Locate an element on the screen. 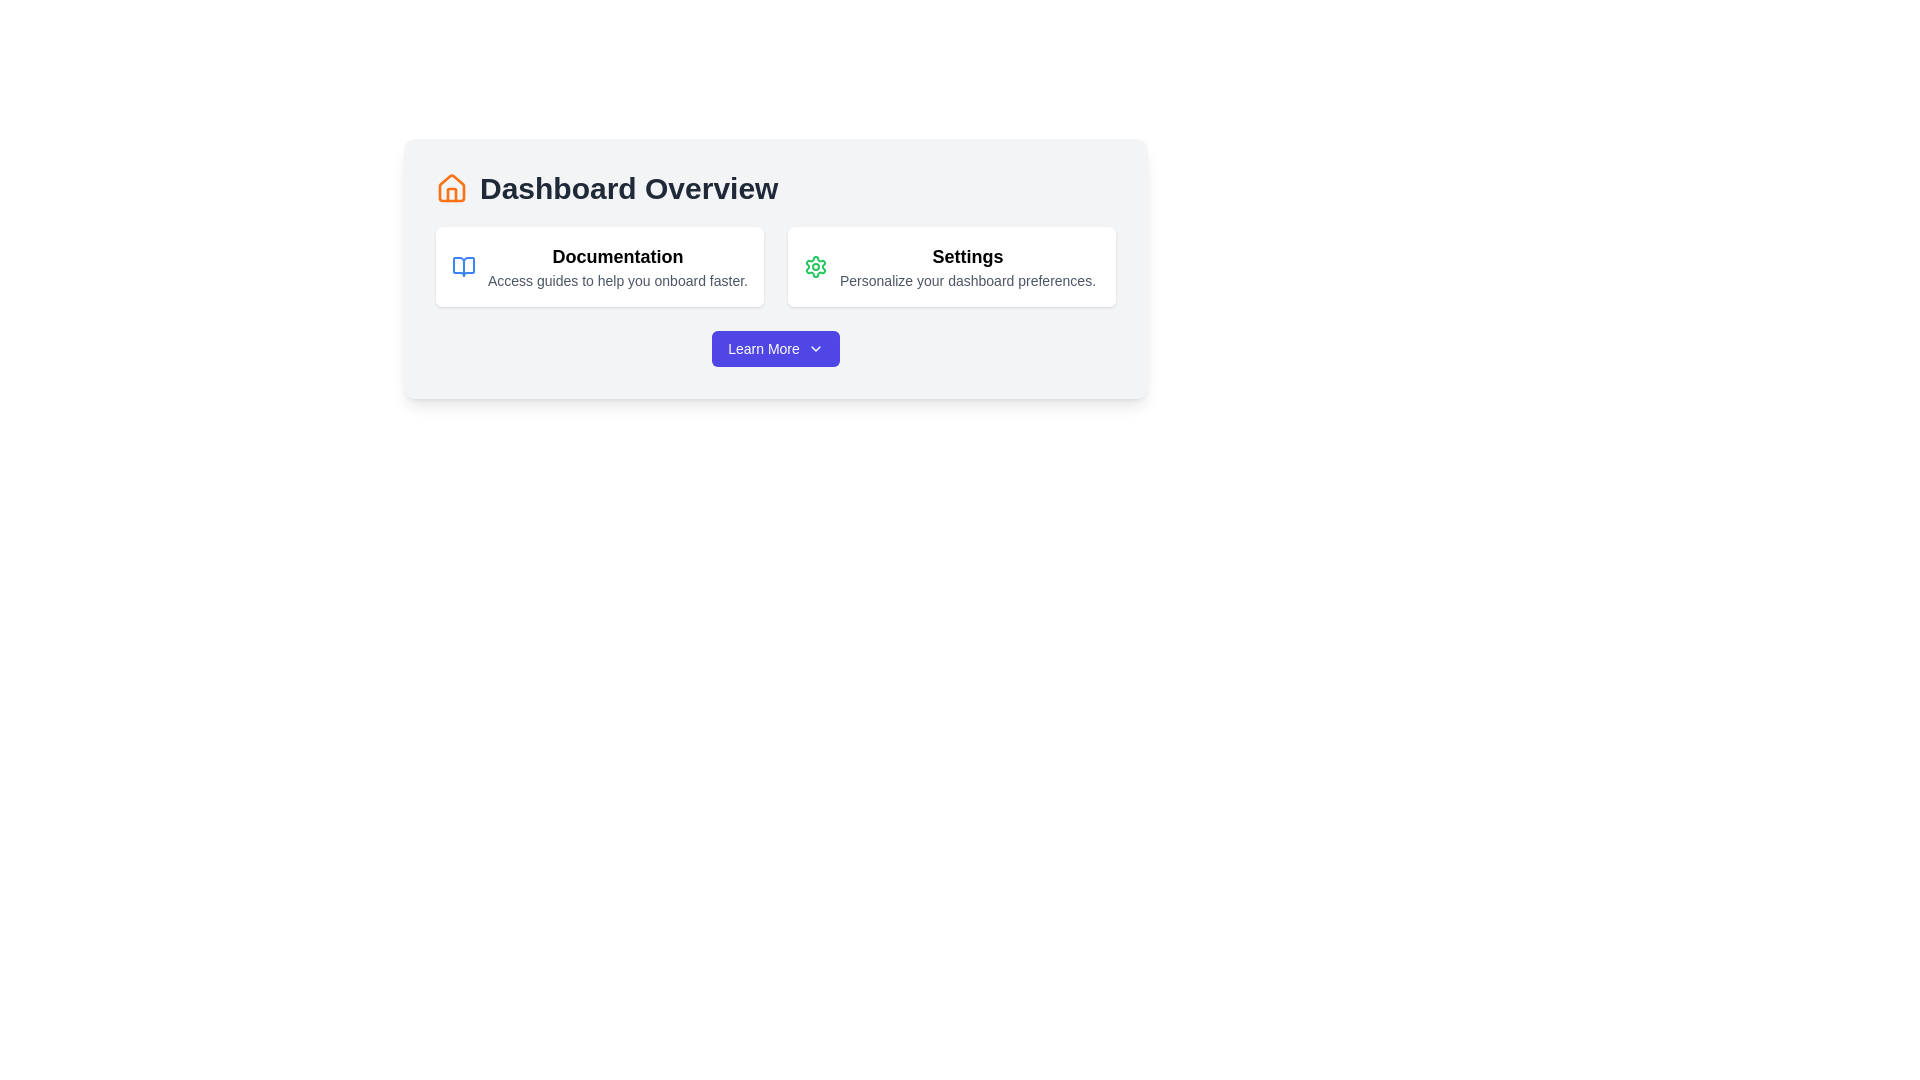 This screenshot has width=1920, height=1080. the orange house-shaped icon located to the left of the 'Dashboard Overview' text in the UI is located at coordinates (450, 189).